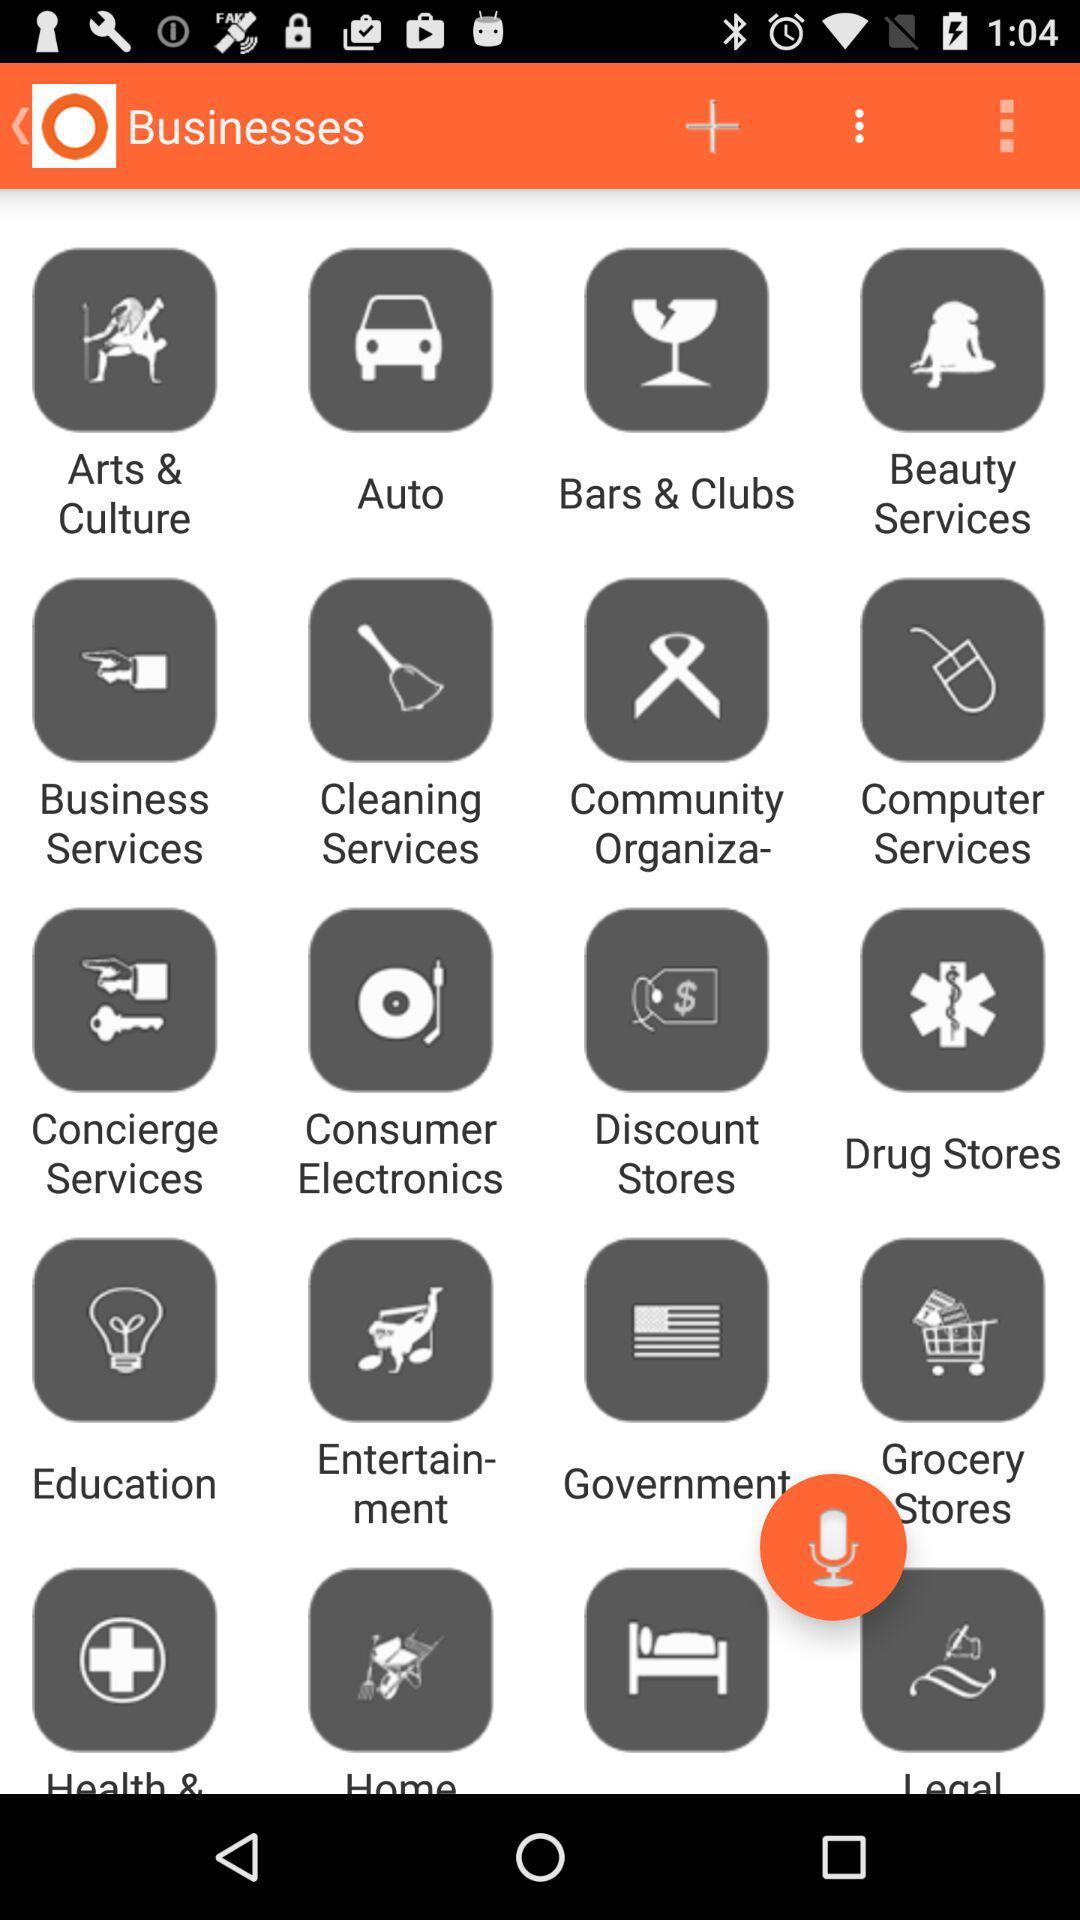  I want to click on the app next to entertainment item, so click(833, 1546).